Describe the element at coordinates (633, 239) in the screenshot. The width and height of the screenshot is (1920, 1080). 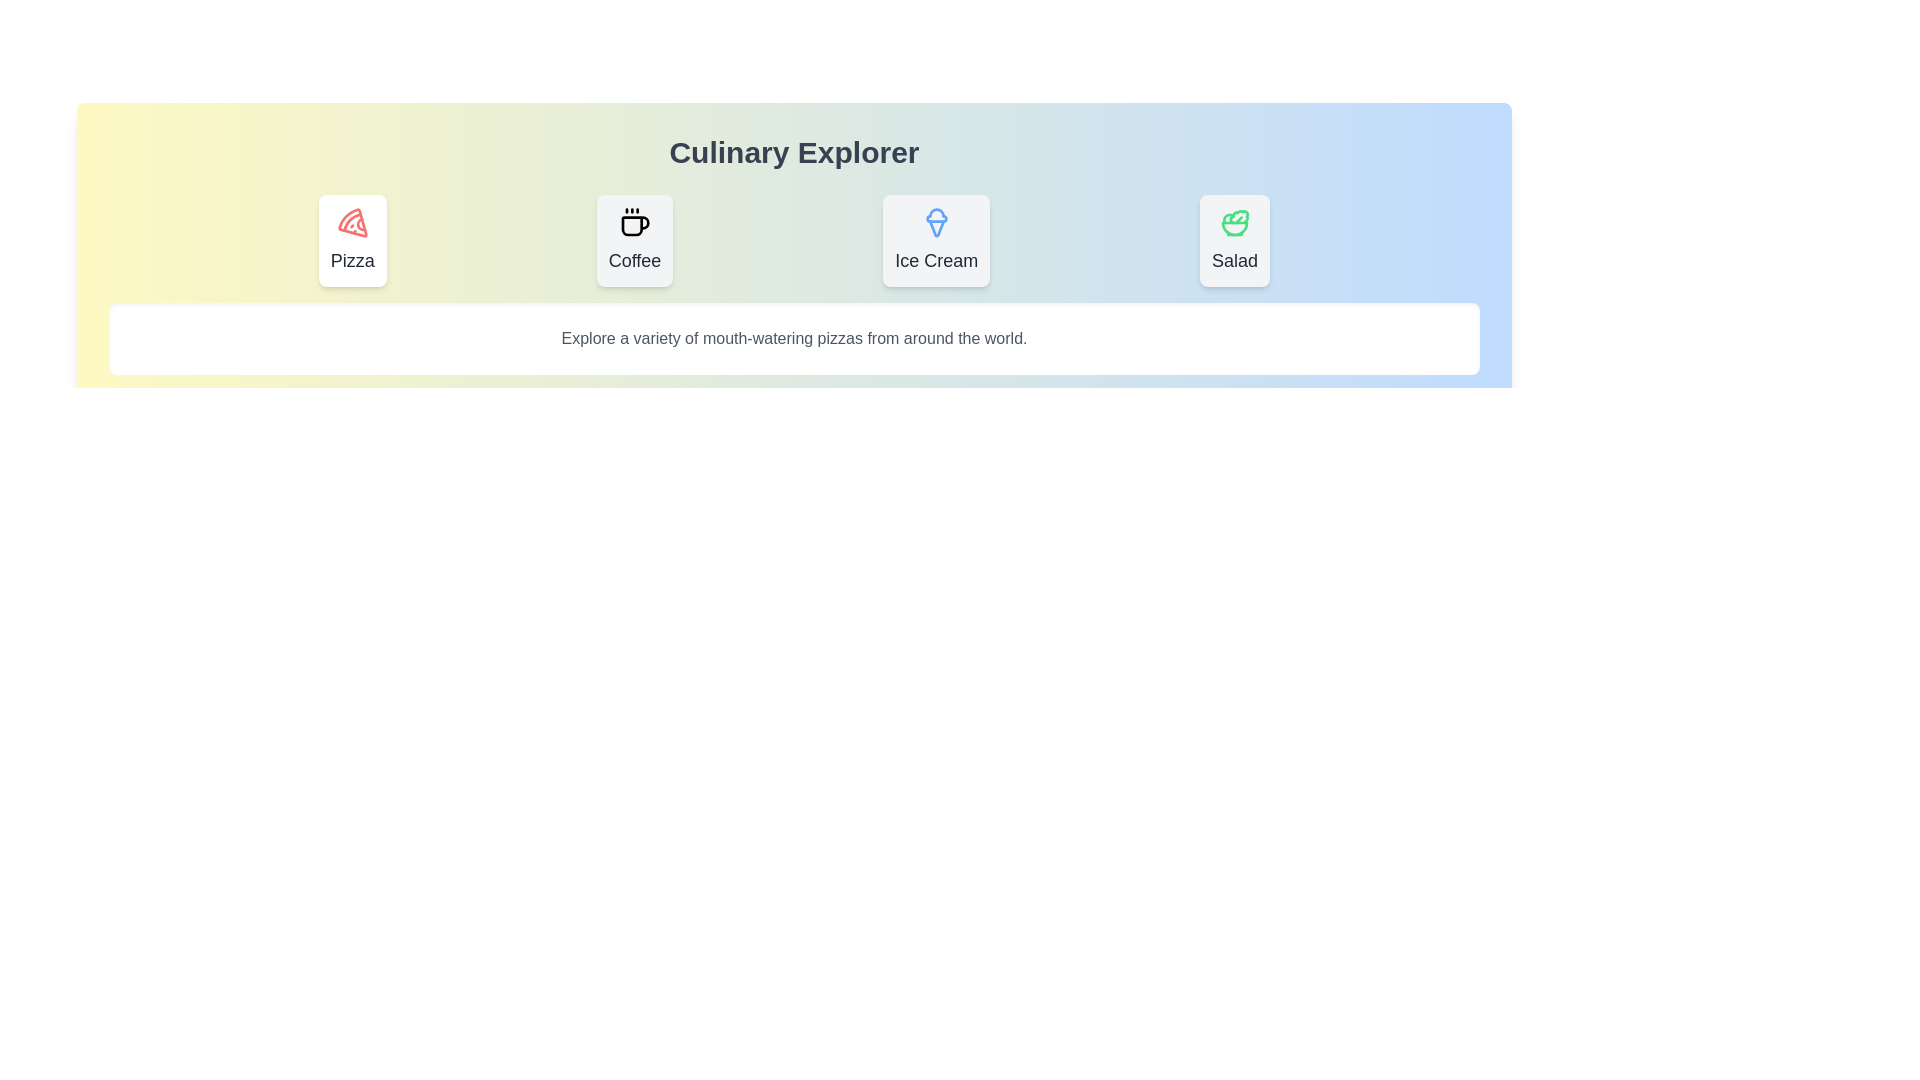
I see `the tab labeled 'Coffee' to display its content` at that location.